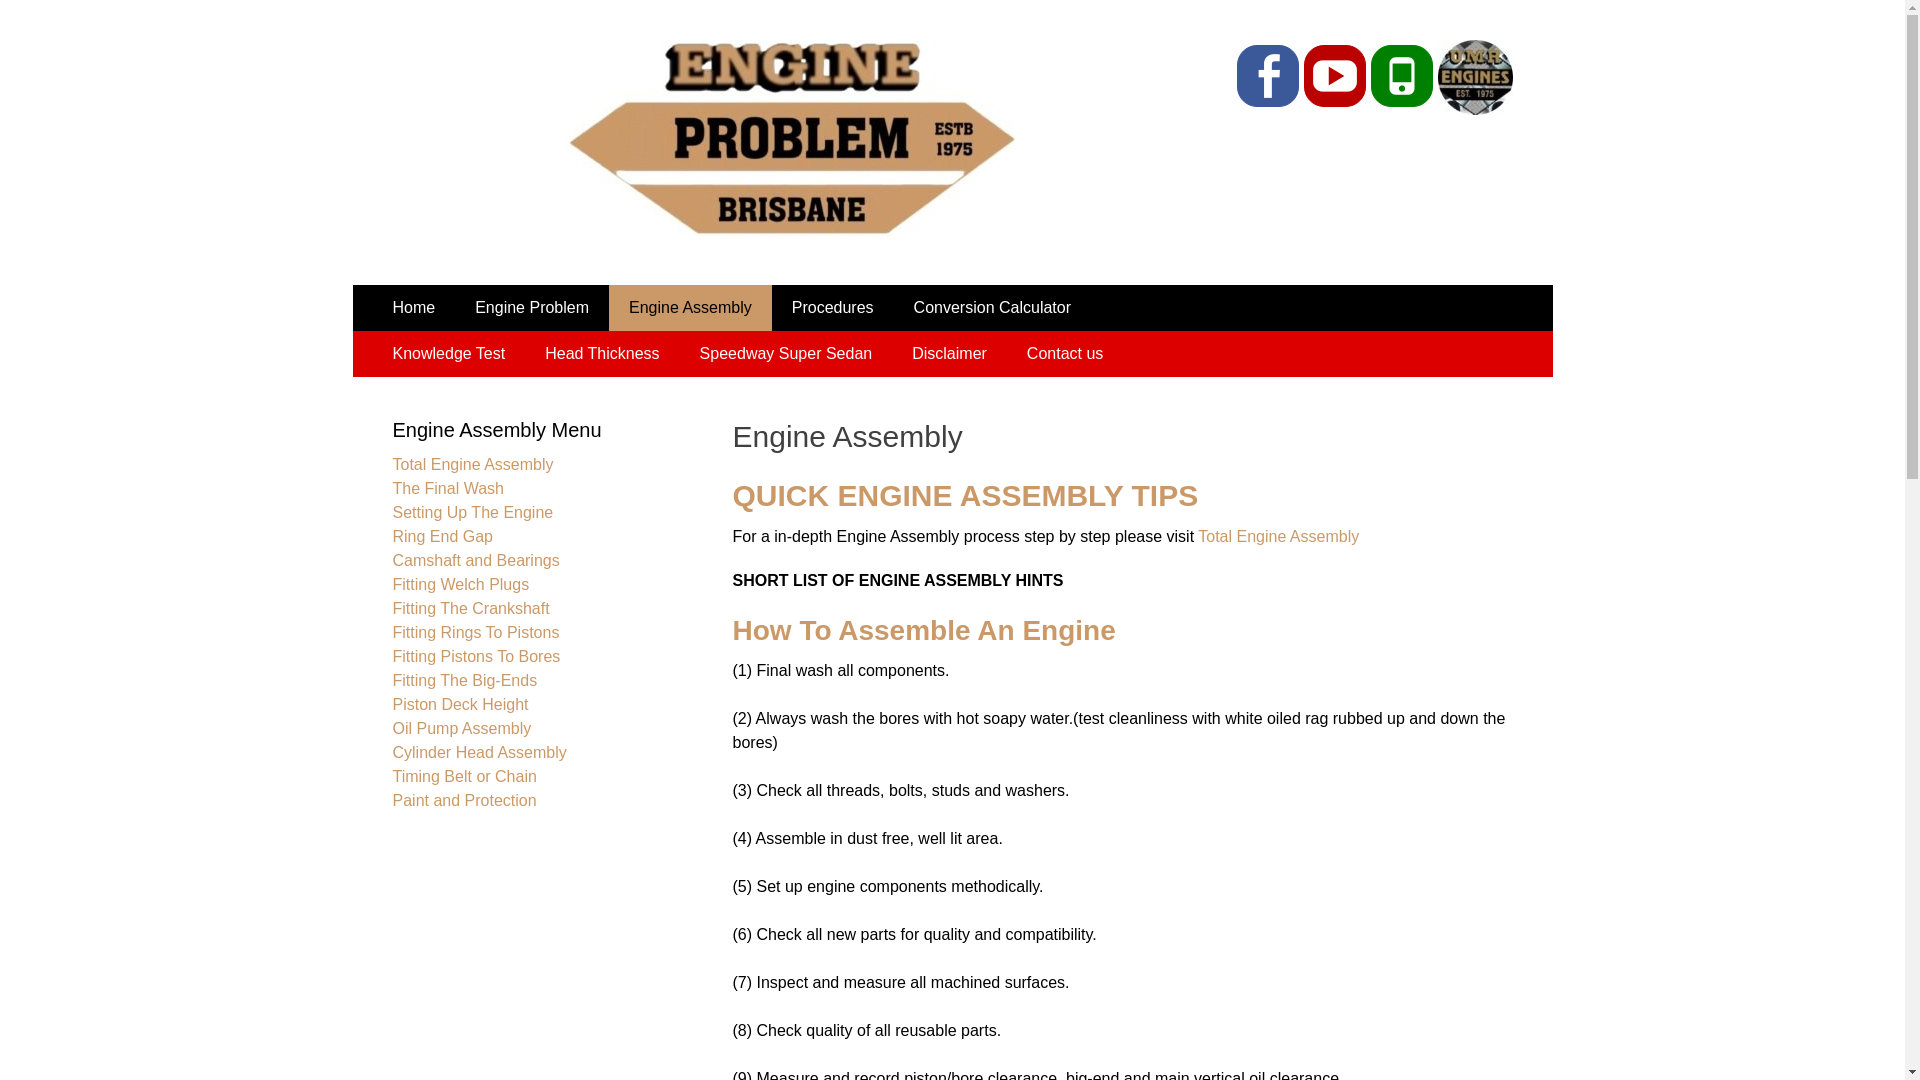 The image size is (1920, 1080). Describe the element at coordinates (463, 775) in the screenshot. I see `'Timing Belt or Chain'` at that location.